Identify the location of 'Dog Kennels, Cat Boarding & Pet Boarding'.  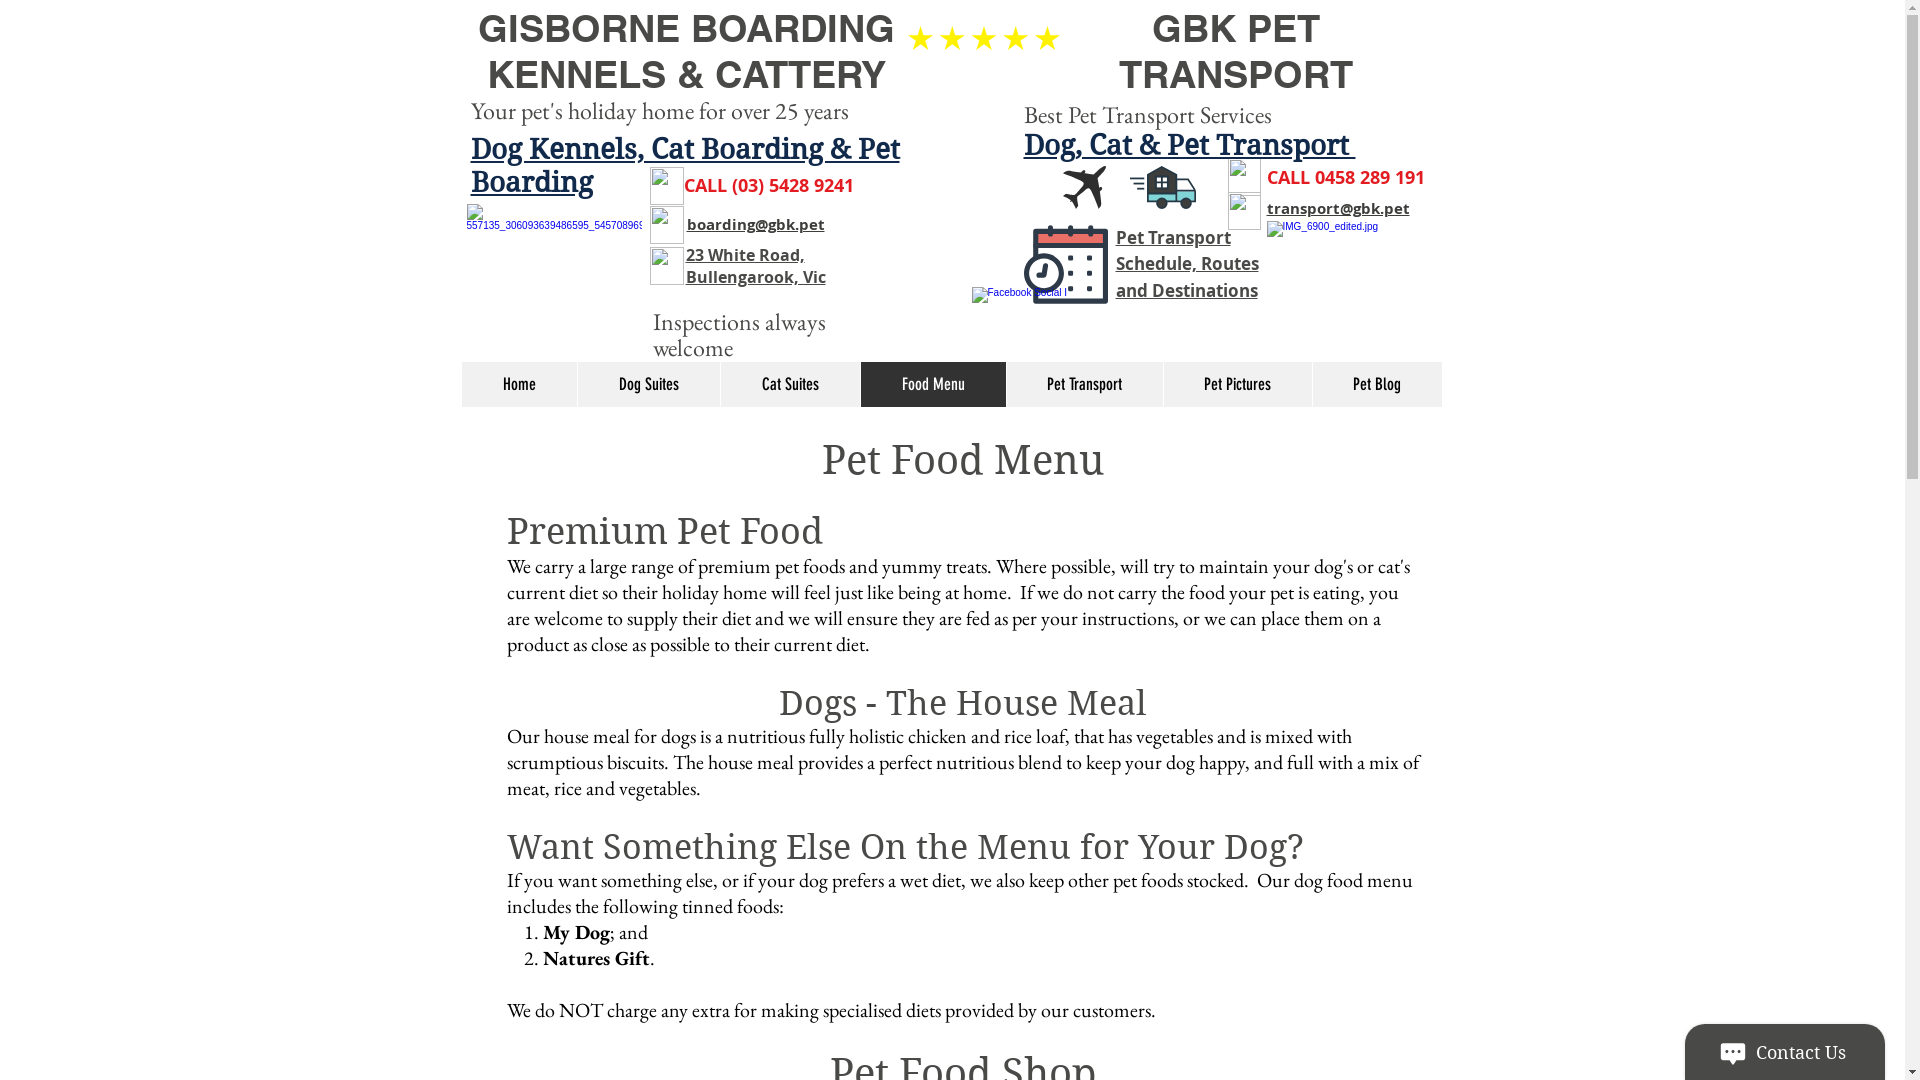
(684, 164).